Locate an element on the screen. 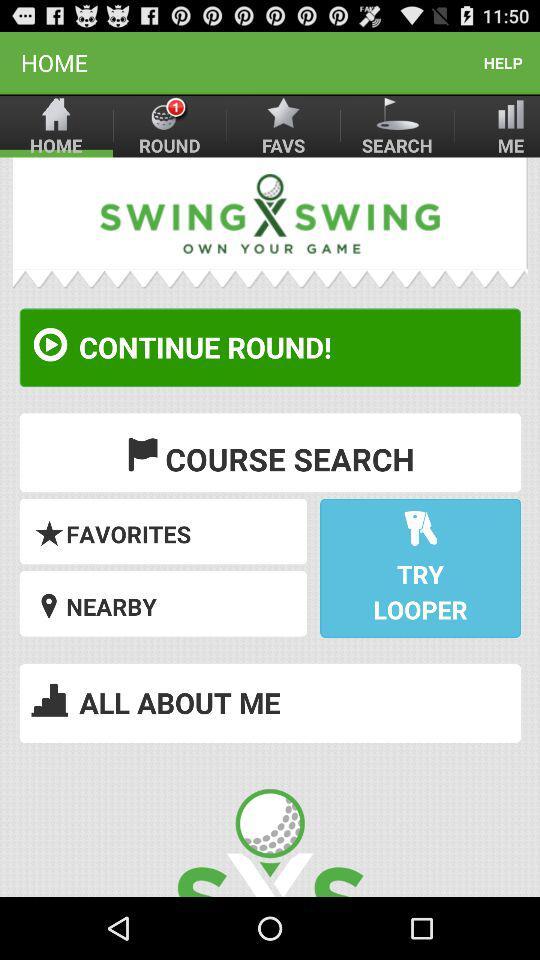  take me to the site is located at coordinates (270, 526).